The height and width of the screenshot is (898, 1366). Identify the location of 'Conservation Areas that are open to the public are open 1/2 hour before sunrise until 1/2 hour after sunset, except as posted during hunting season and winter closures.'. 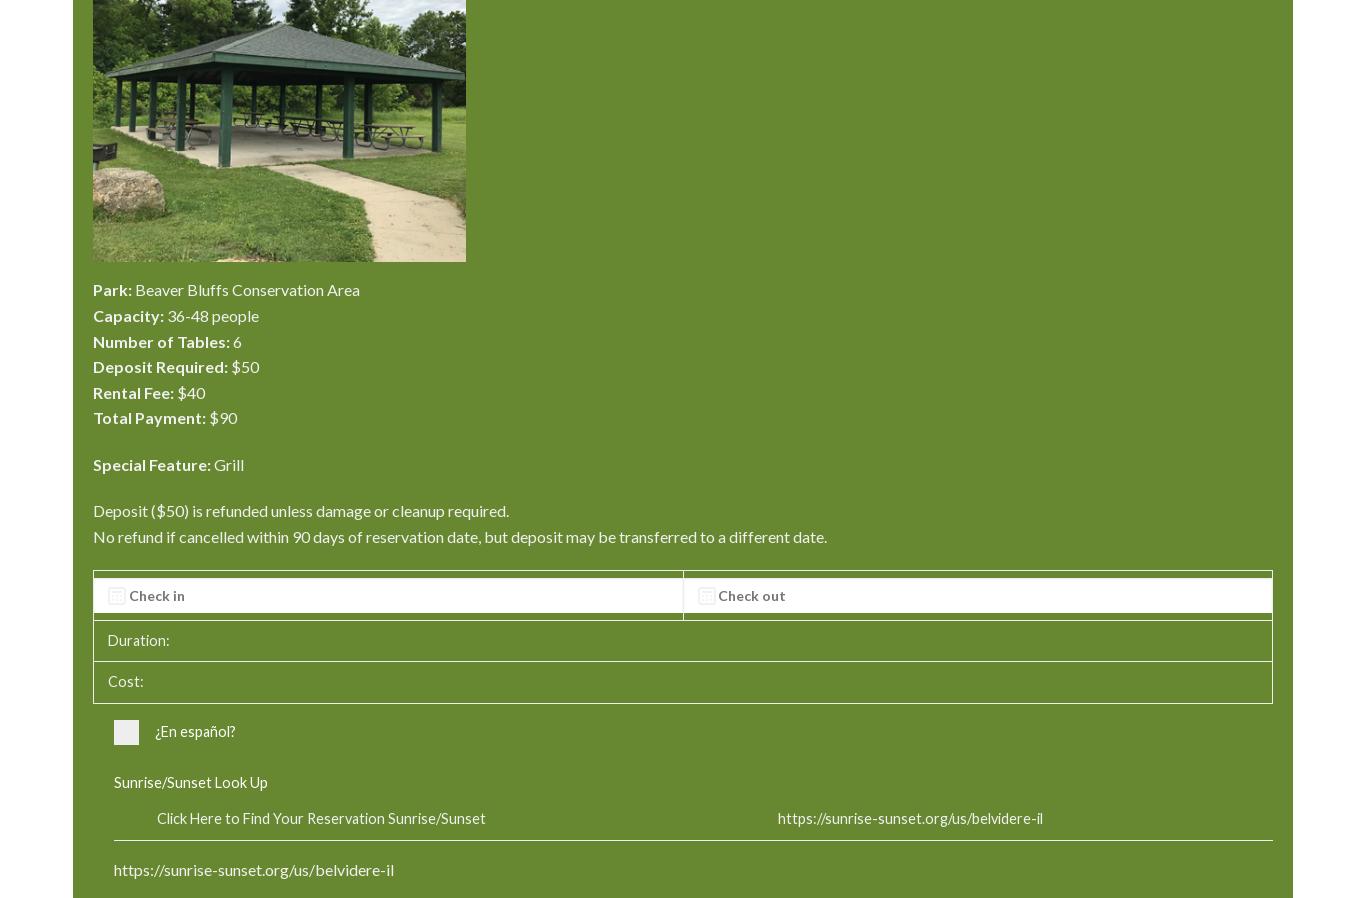
(679, 341).